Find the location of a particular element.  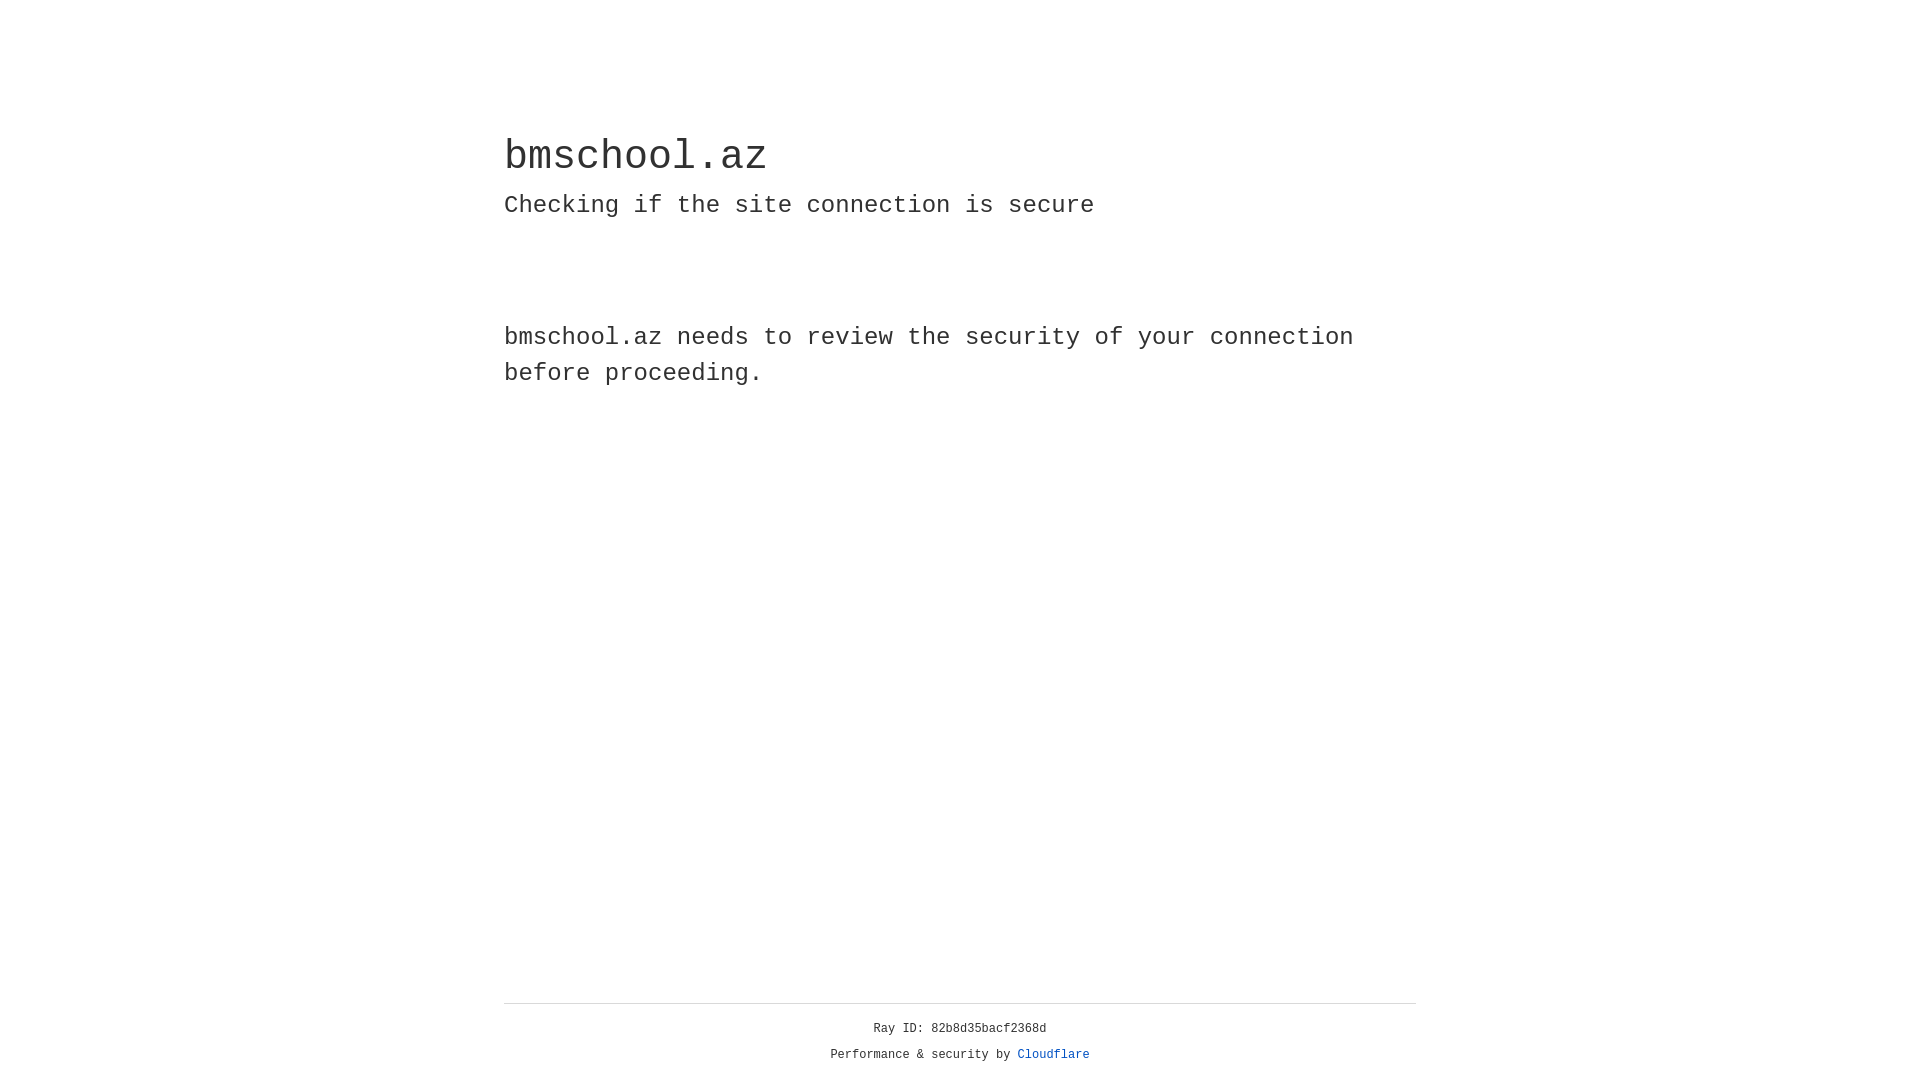

'Cloudflare' is located at coordinates (1053, 1054).